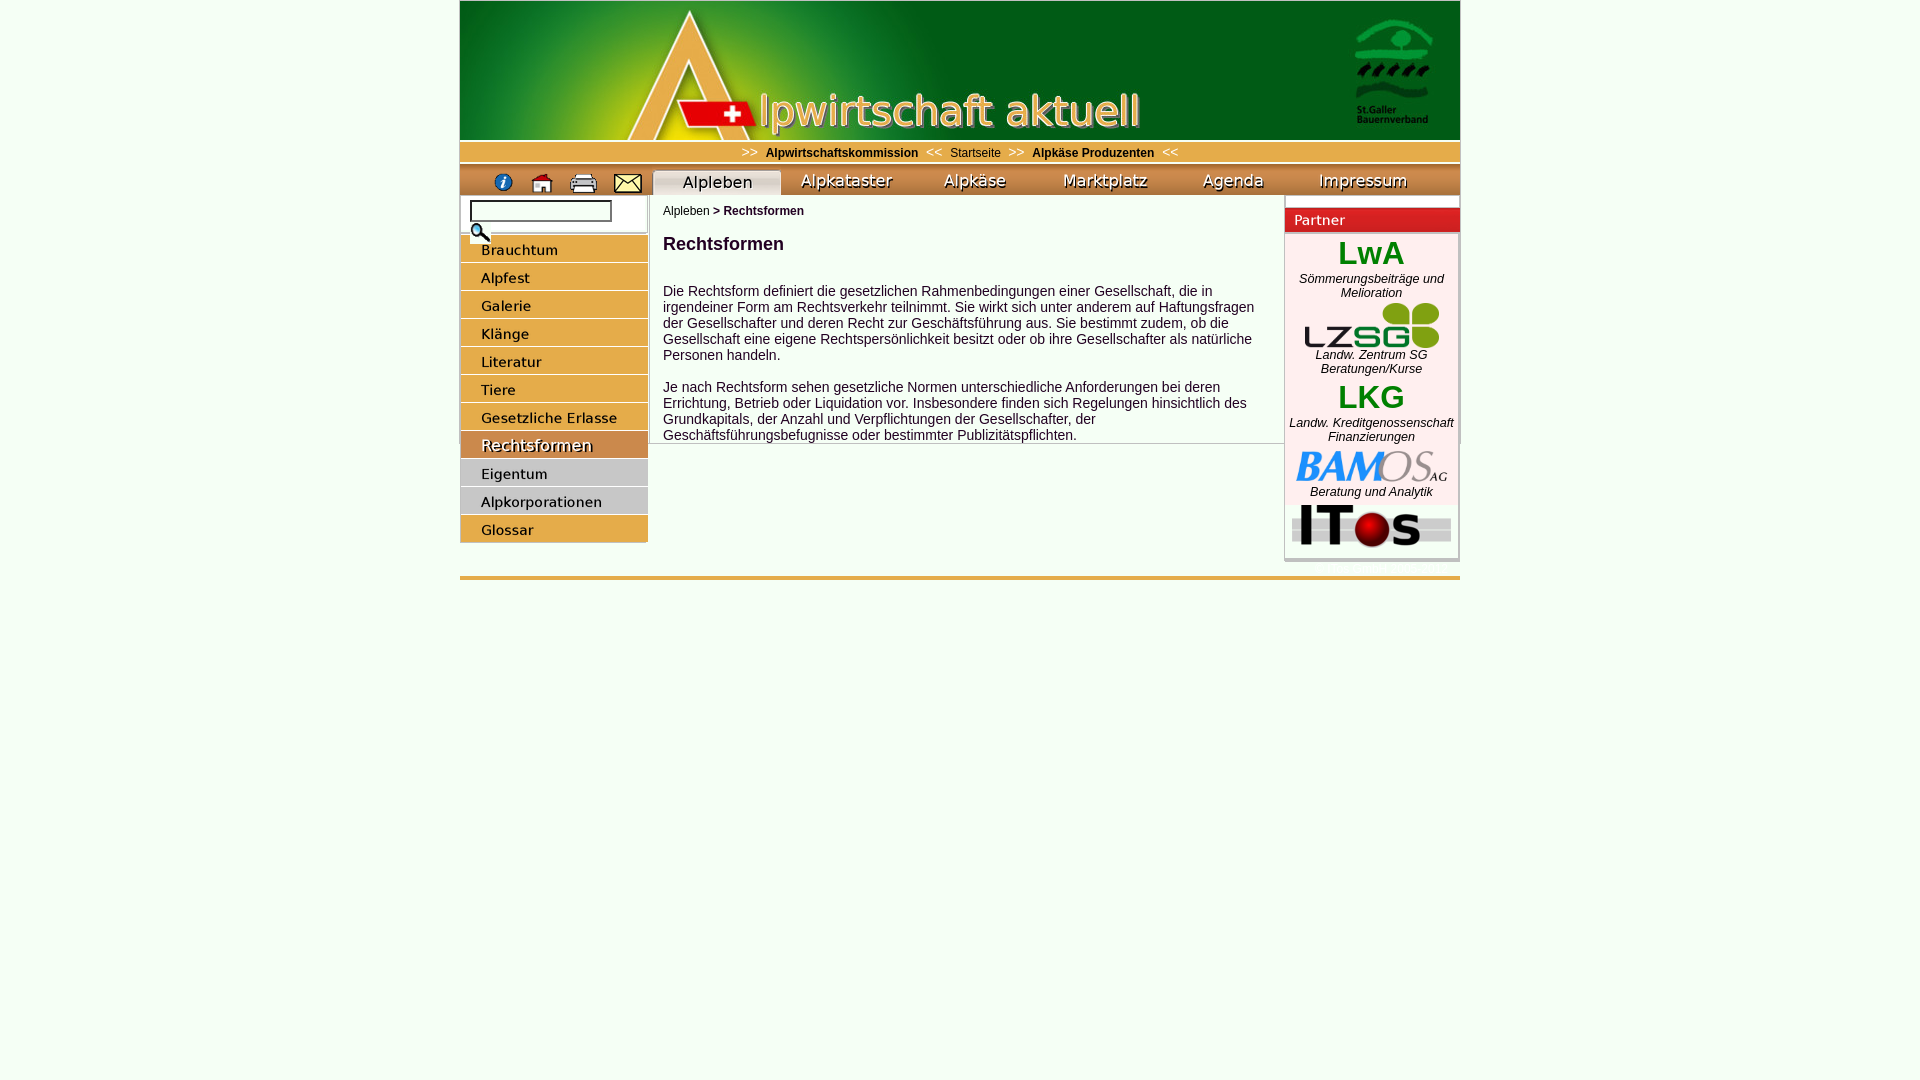  What do you see at coordinates (627, 184) in the screenshot?
I see `'Mail'` at bounding box center [627, 184].